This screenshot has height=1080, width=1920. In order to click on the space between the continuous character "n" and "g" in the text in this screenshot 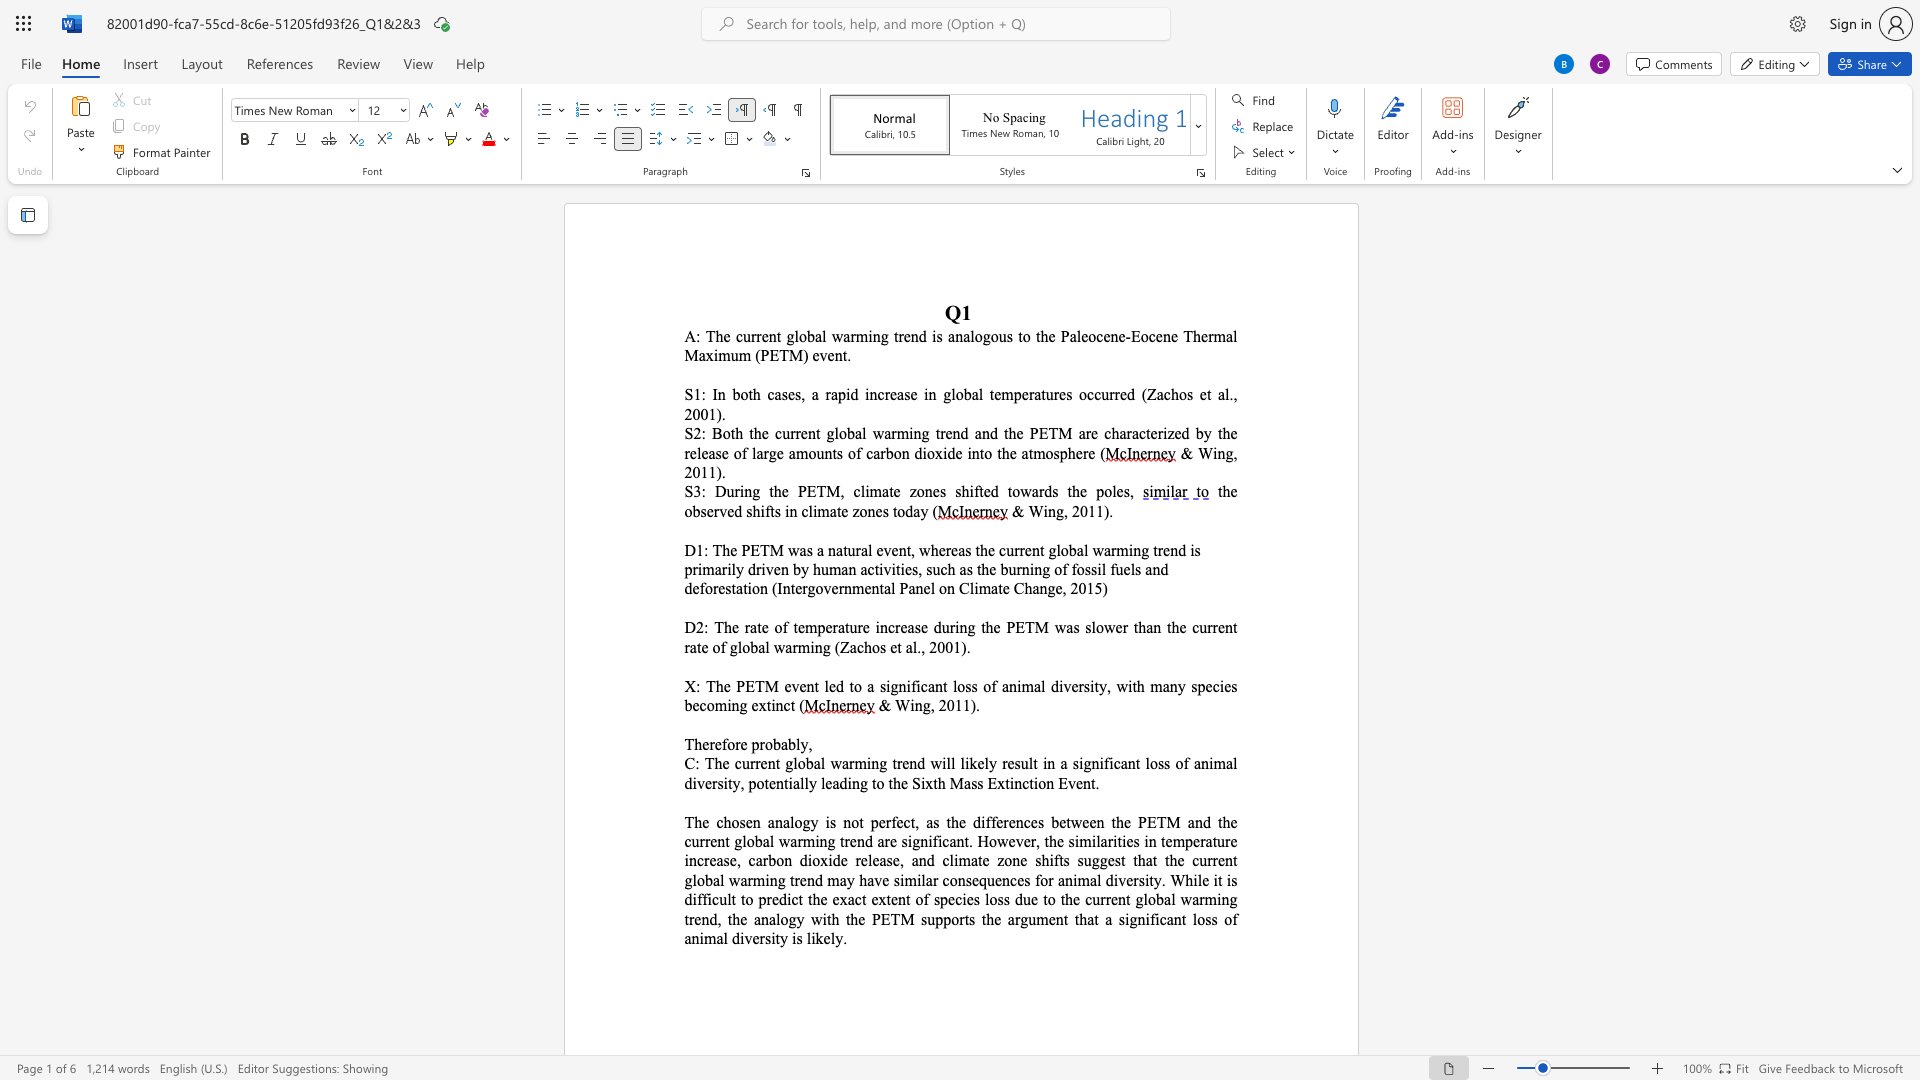, I will do `click(751, 491)`.